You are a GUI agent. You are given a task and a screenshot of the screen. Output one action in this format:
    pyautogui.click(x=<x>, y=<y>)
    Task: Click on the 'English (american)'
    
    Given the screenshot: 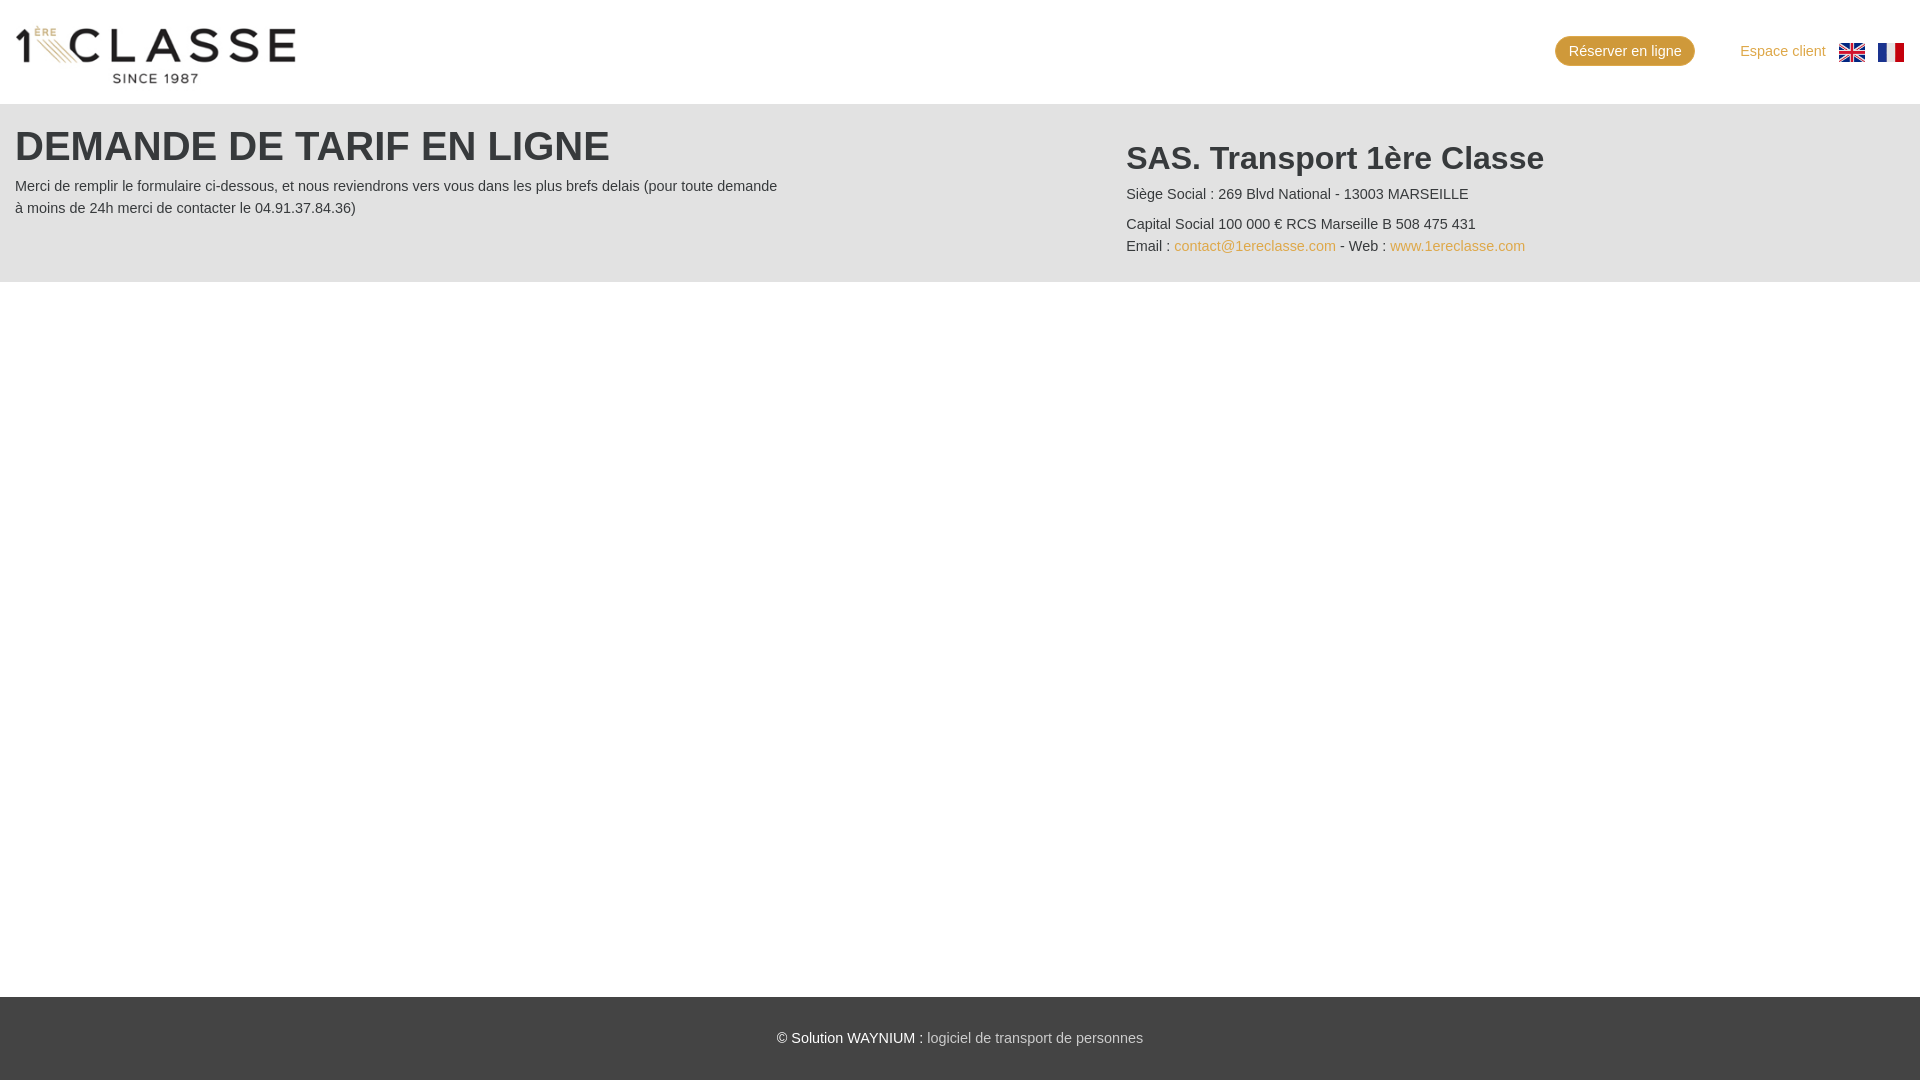 What is the action you would take?
    pyautogui.click(x=1851, y=50)
    